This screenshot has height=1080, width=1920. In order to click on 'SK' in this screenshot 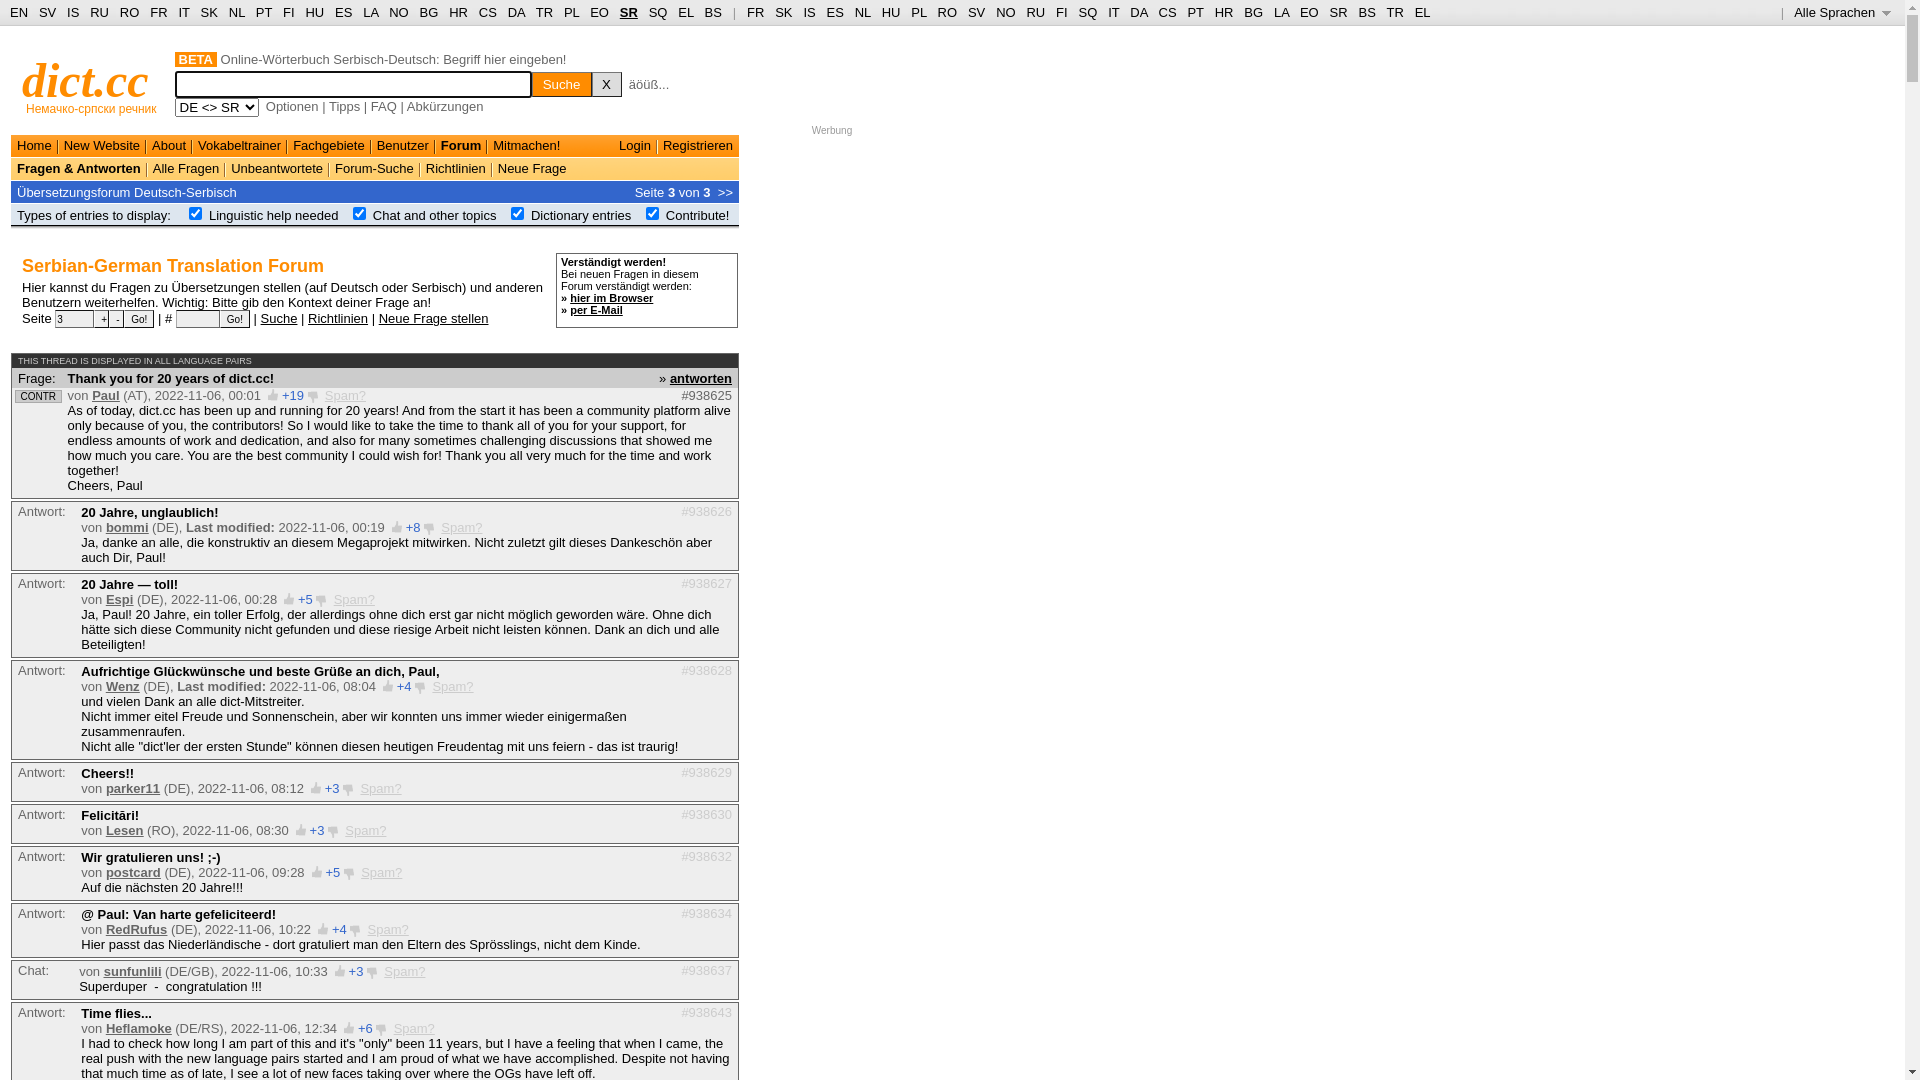, I will do `click(782, 12)`.